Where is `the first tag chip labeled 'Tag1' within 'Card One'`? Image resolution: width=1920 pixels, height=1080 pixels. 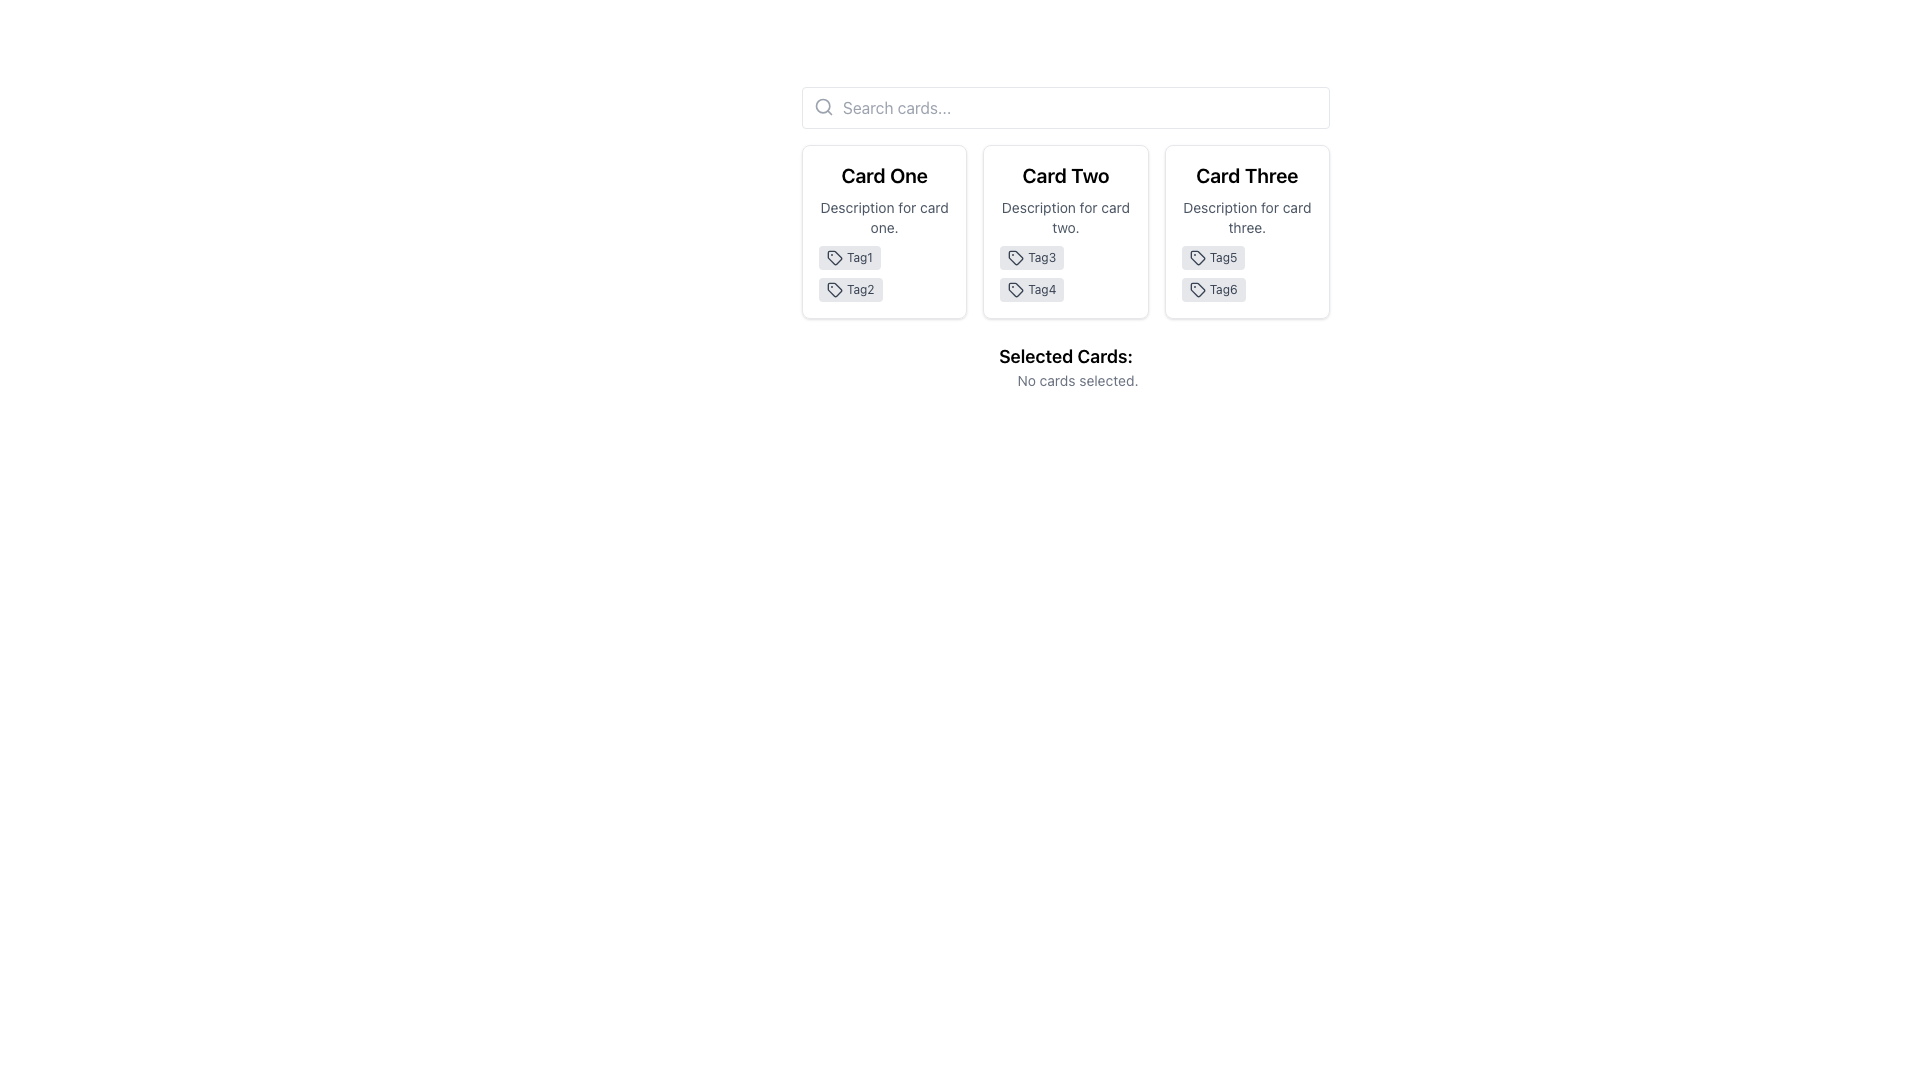 the first tag chip labeled 'Tag1' within 'Card One' is located at coordinates (849, 257).